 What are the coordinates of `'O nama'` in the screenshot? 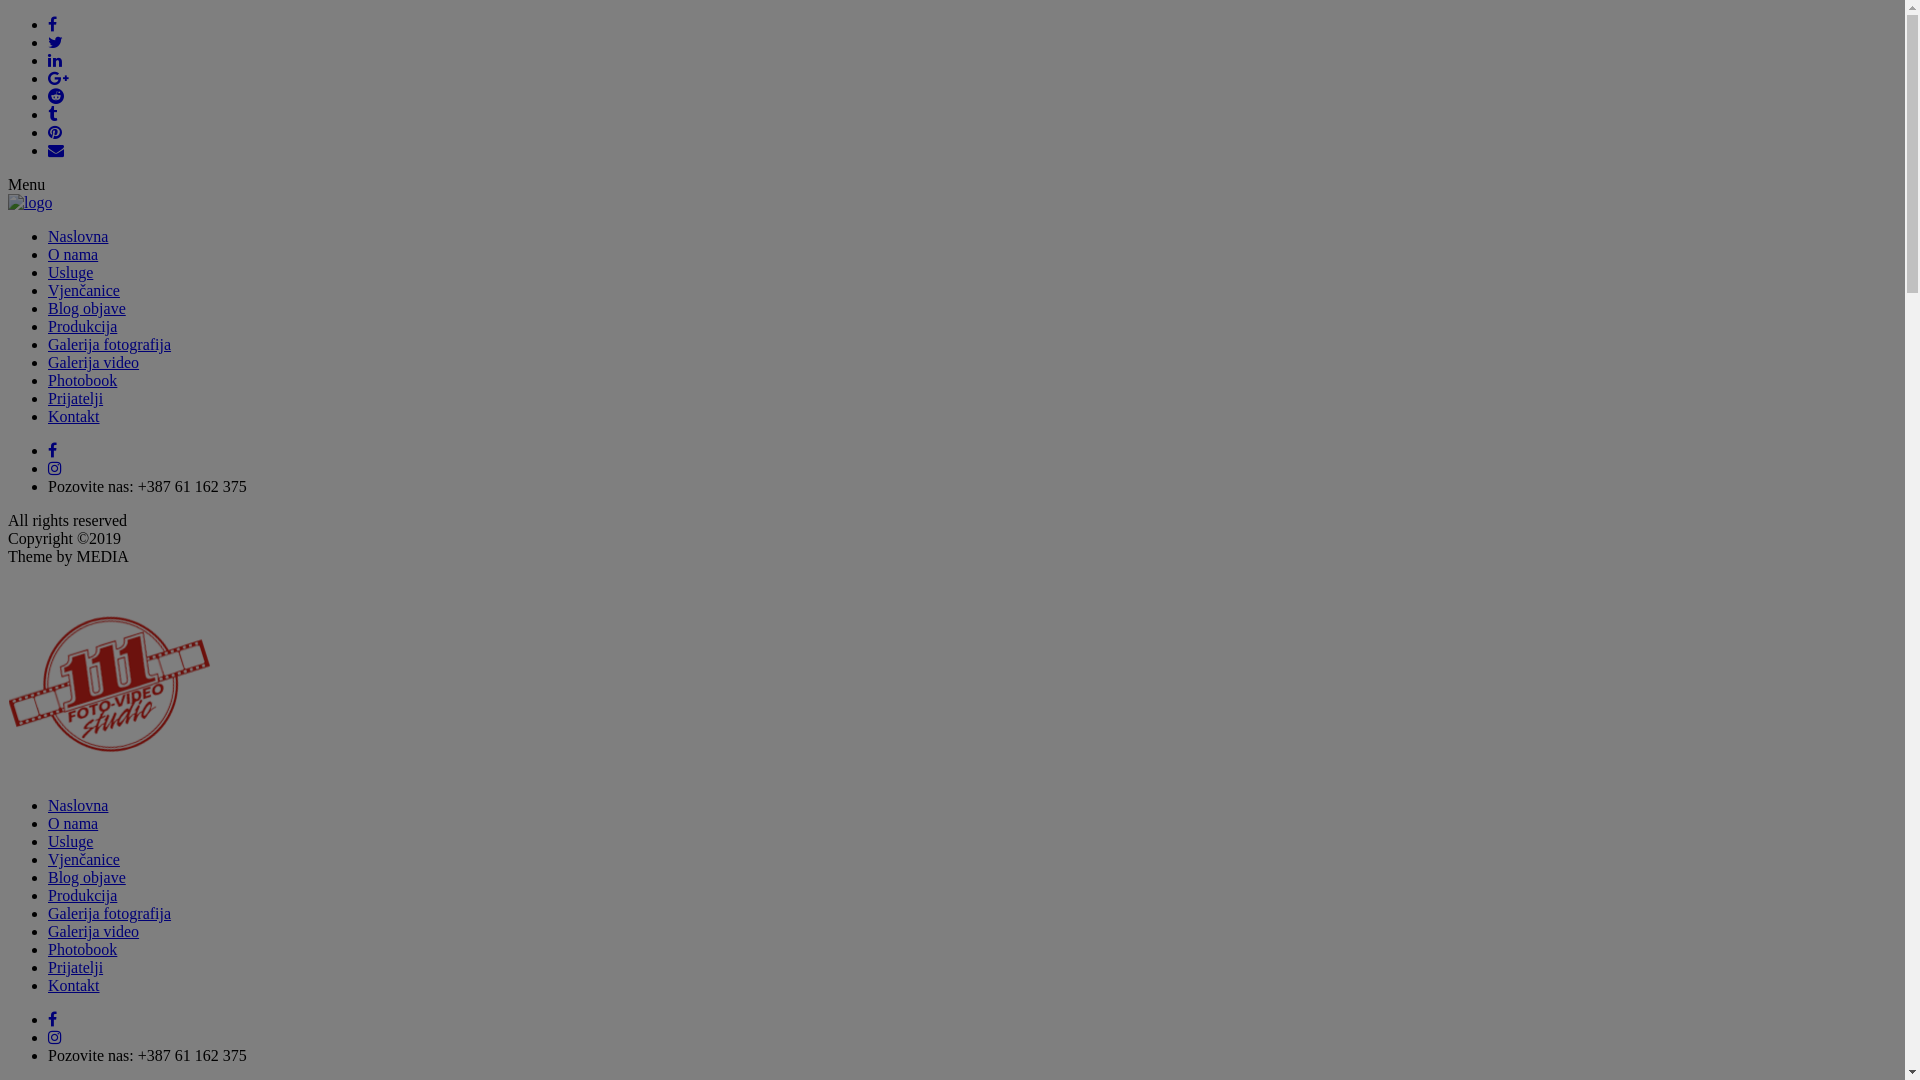 It's located at (72, 823).